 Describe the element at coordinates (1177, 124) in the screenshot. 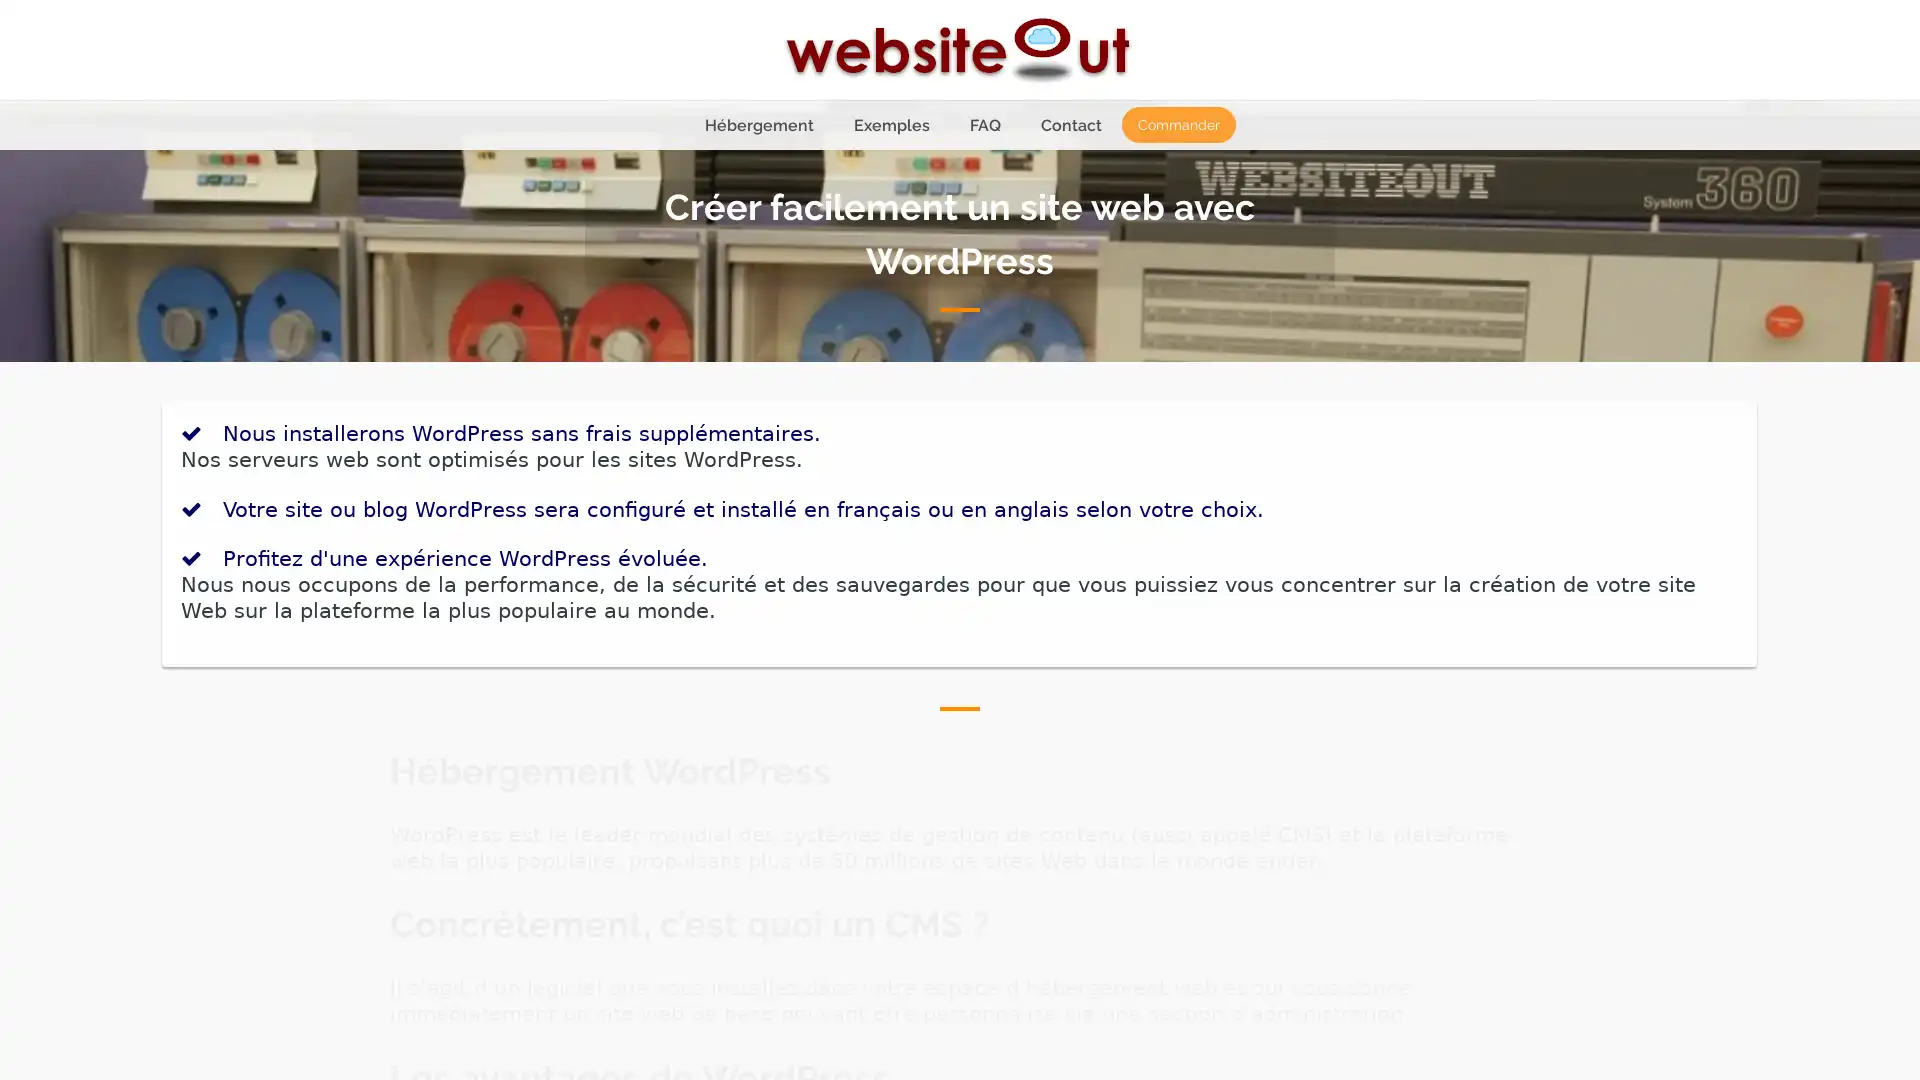

I see `Commander` at that location.